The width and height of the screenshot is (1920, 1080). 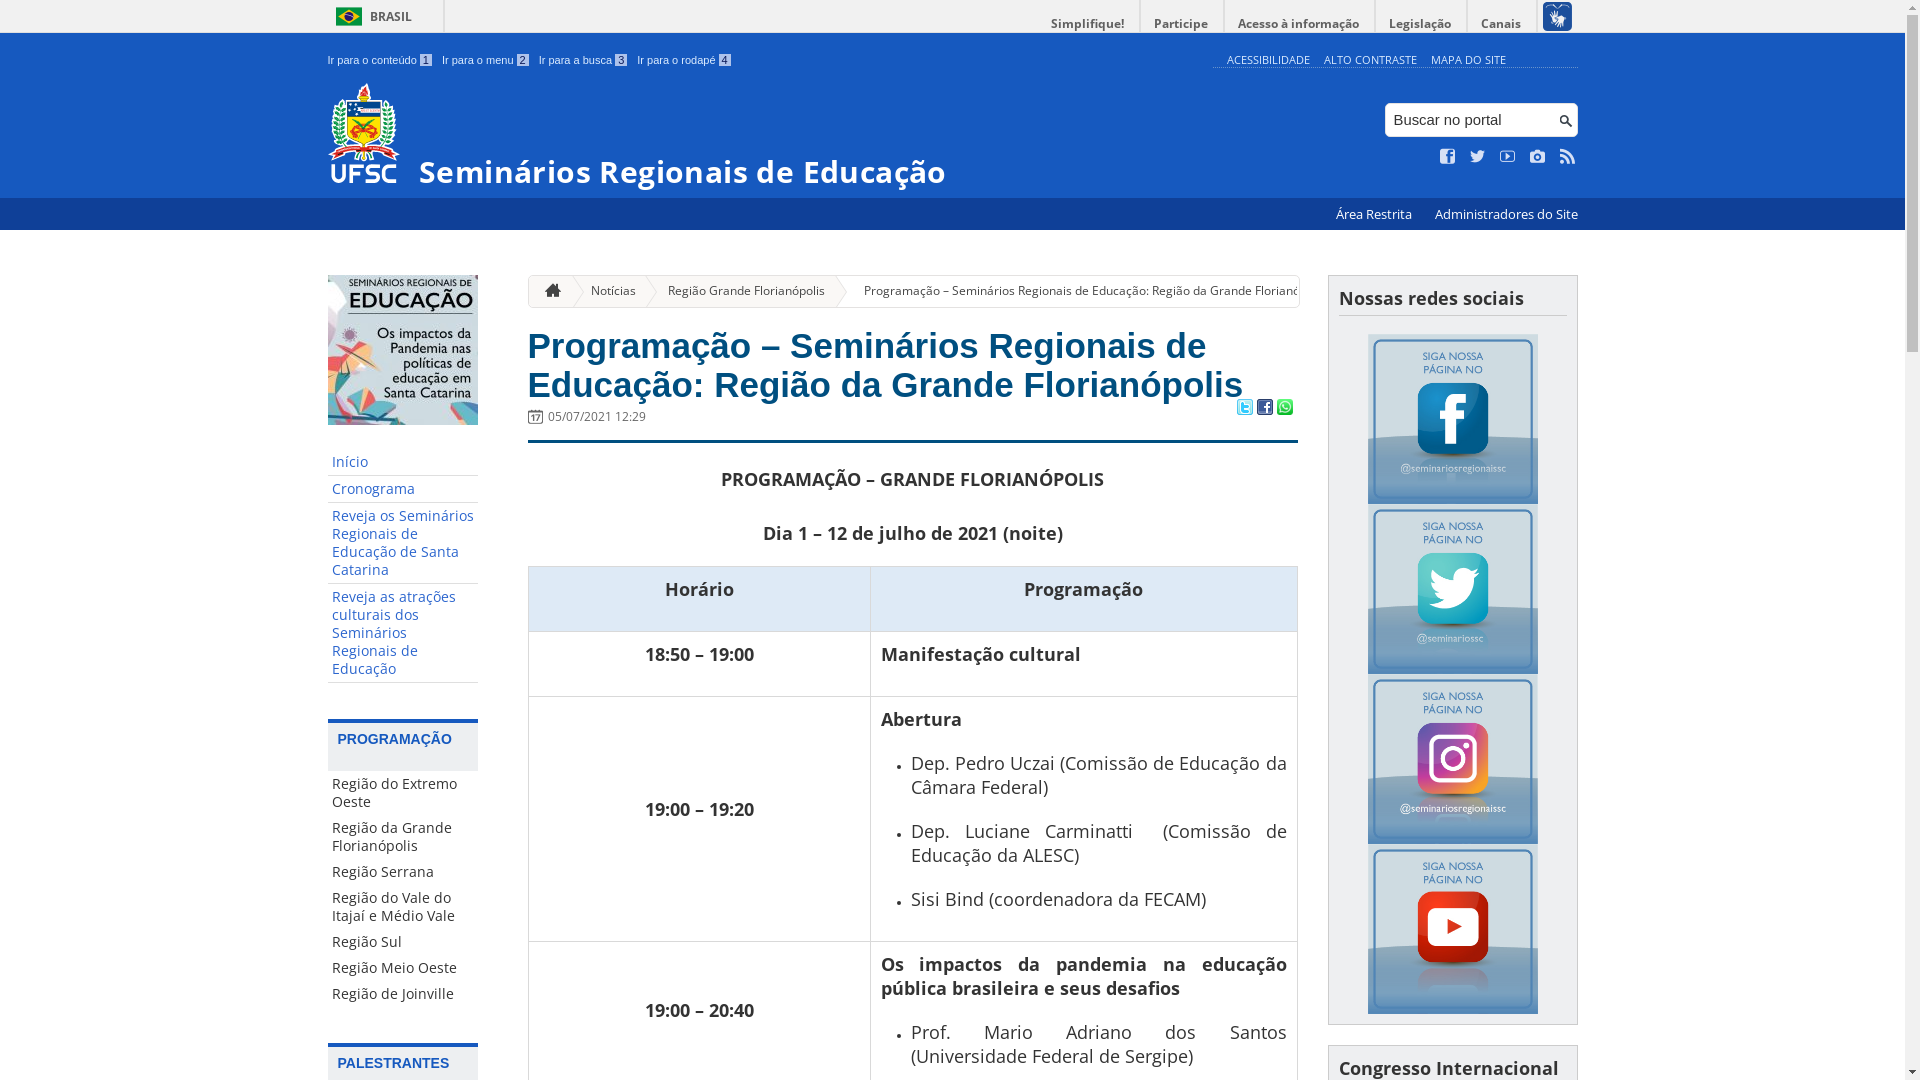 What do you see at coordinates (1478, 156) in the screenshot?
I see `'Siga no Twitter'` at bounding box center [1478, 156].